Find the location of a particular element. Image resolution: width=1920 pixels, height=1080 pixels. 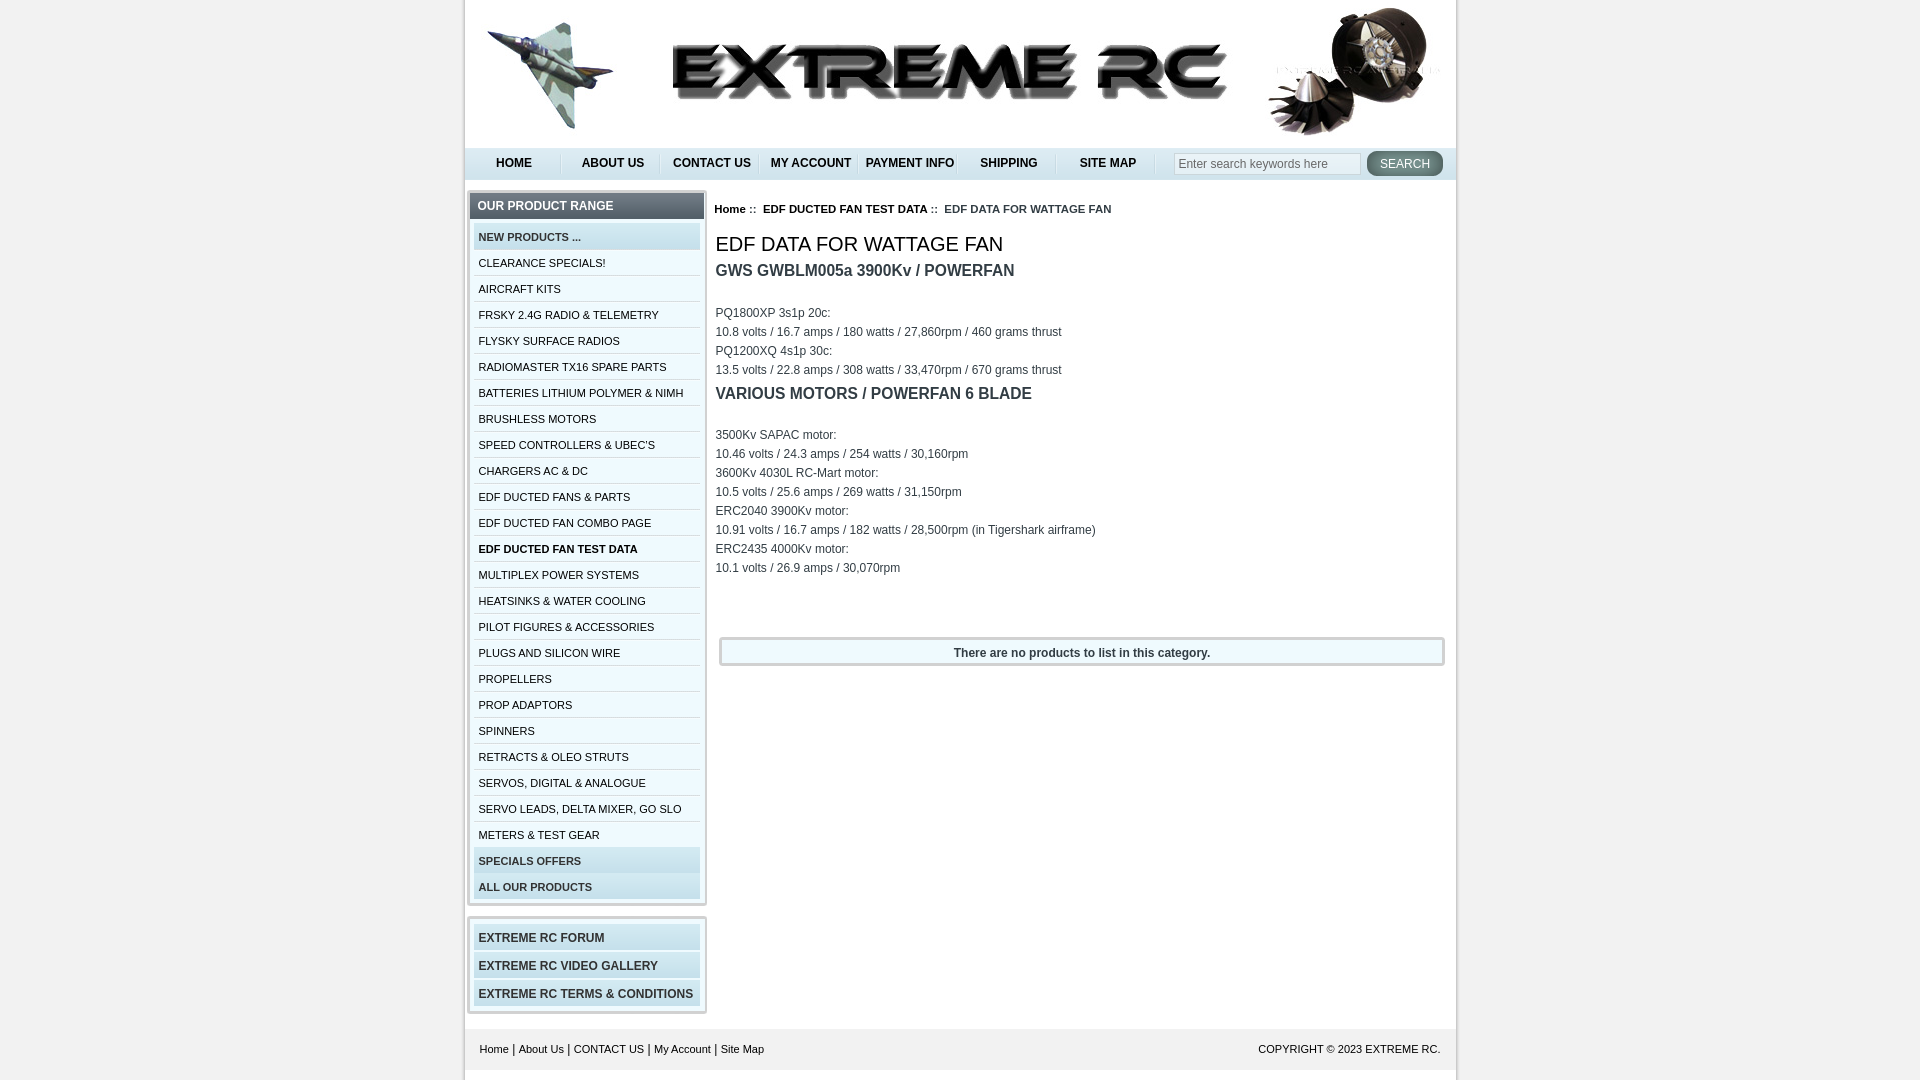

'SERVO LEADS, DELTA MIXER, GO SLO' is located at coordinates (585, 806).